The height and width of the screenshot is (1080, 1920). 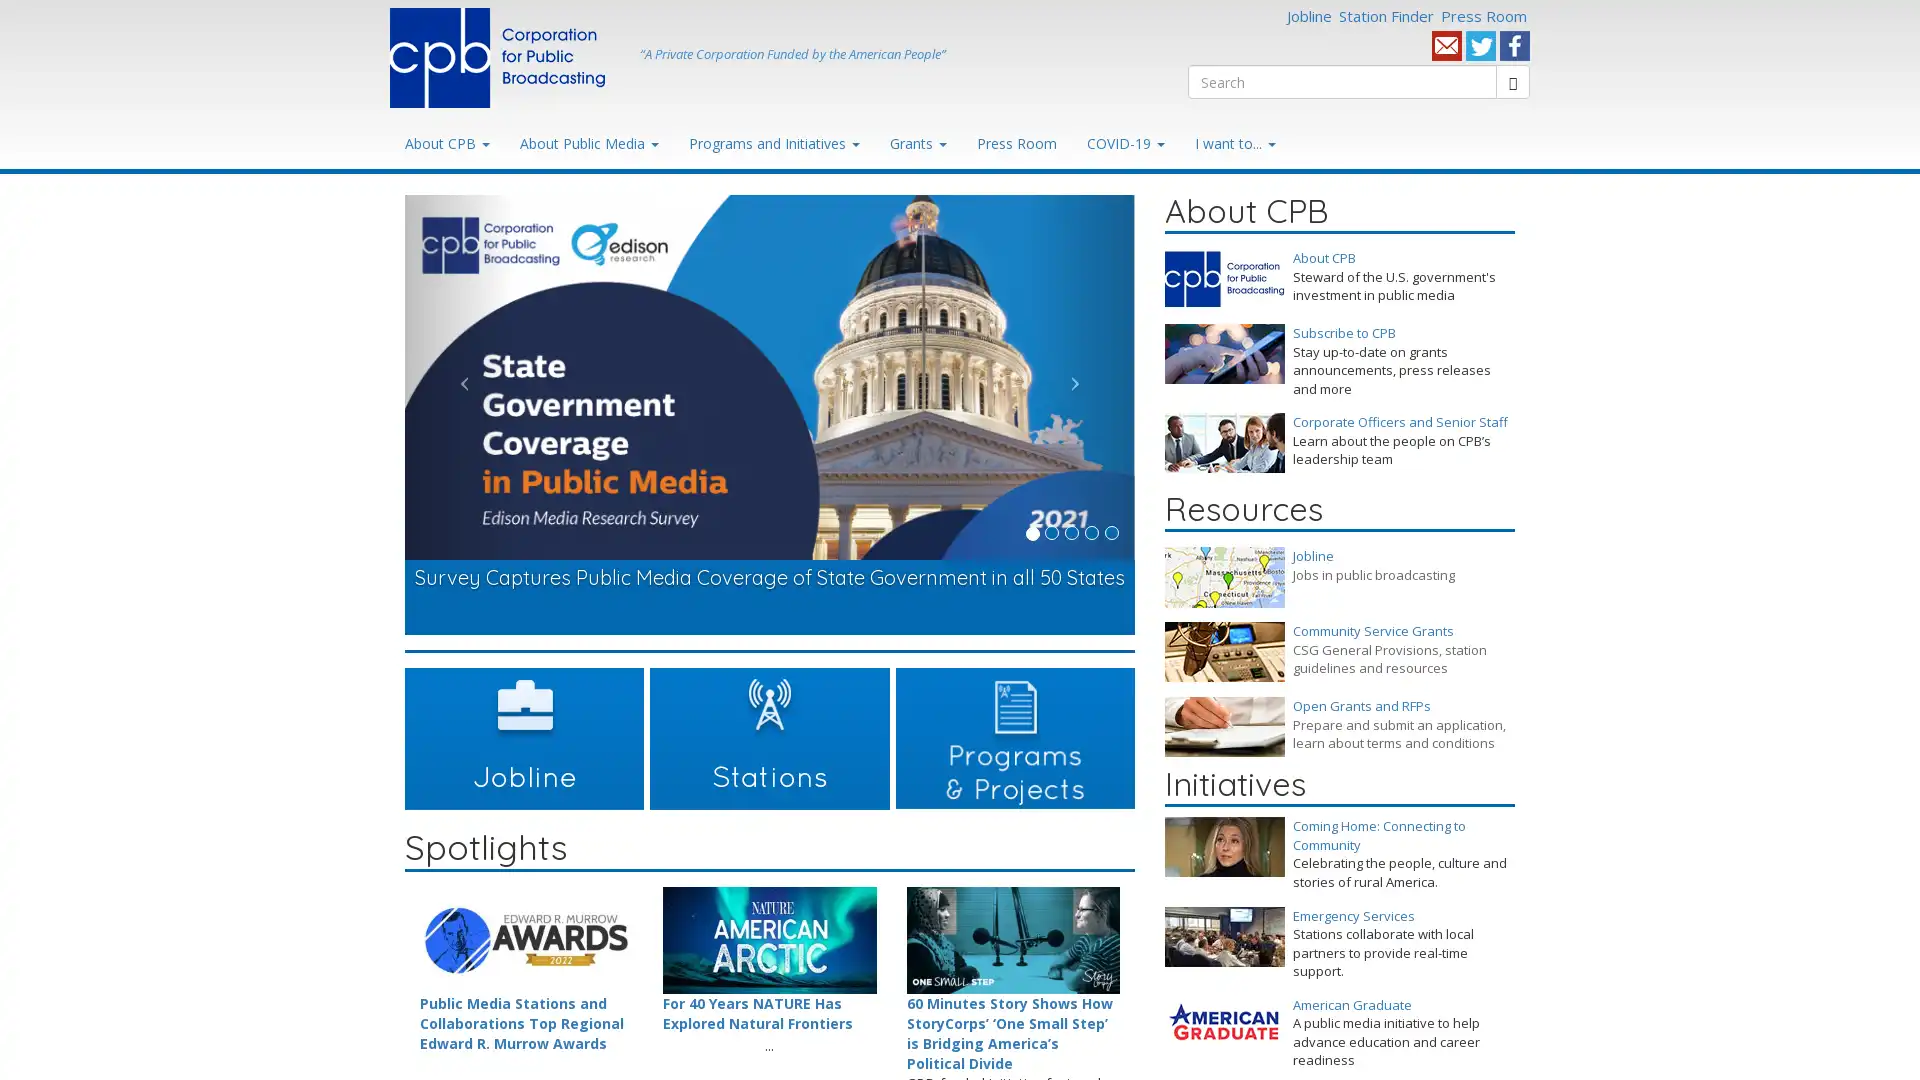 What do you see at coordinates (458, 377) in the screenshot?
I see `Previous` at bounding box center [458, 377].